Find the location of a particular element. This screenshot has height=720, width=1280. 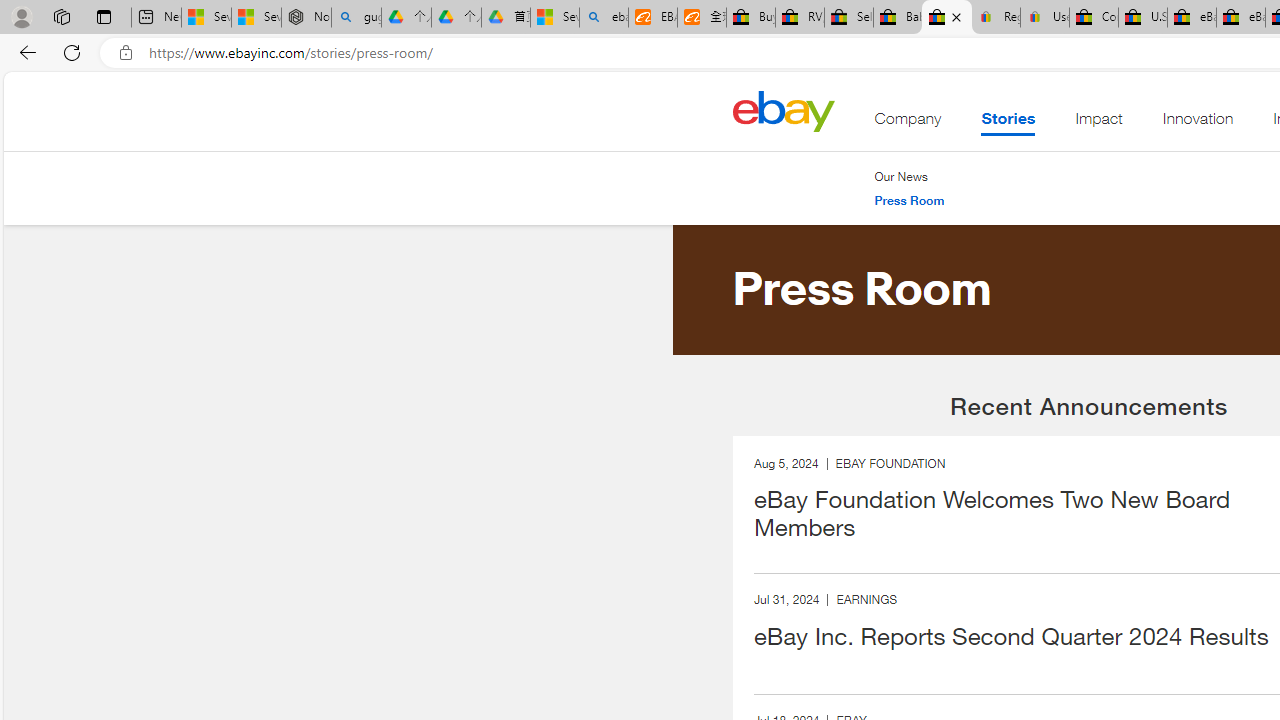

'Press Room - eBay Inc.' is located at coordinates (946, 17).